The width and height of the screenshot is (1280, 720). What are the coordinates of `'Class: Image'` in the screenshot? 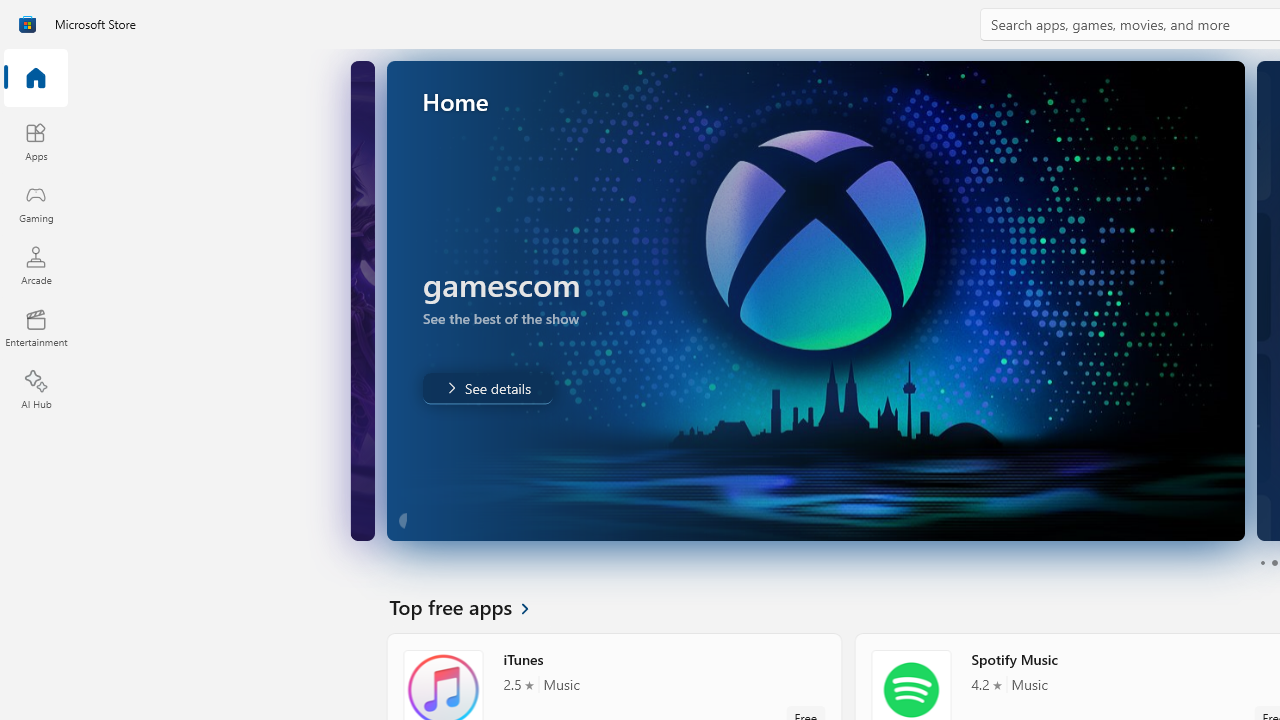 It's located at (27, 24).